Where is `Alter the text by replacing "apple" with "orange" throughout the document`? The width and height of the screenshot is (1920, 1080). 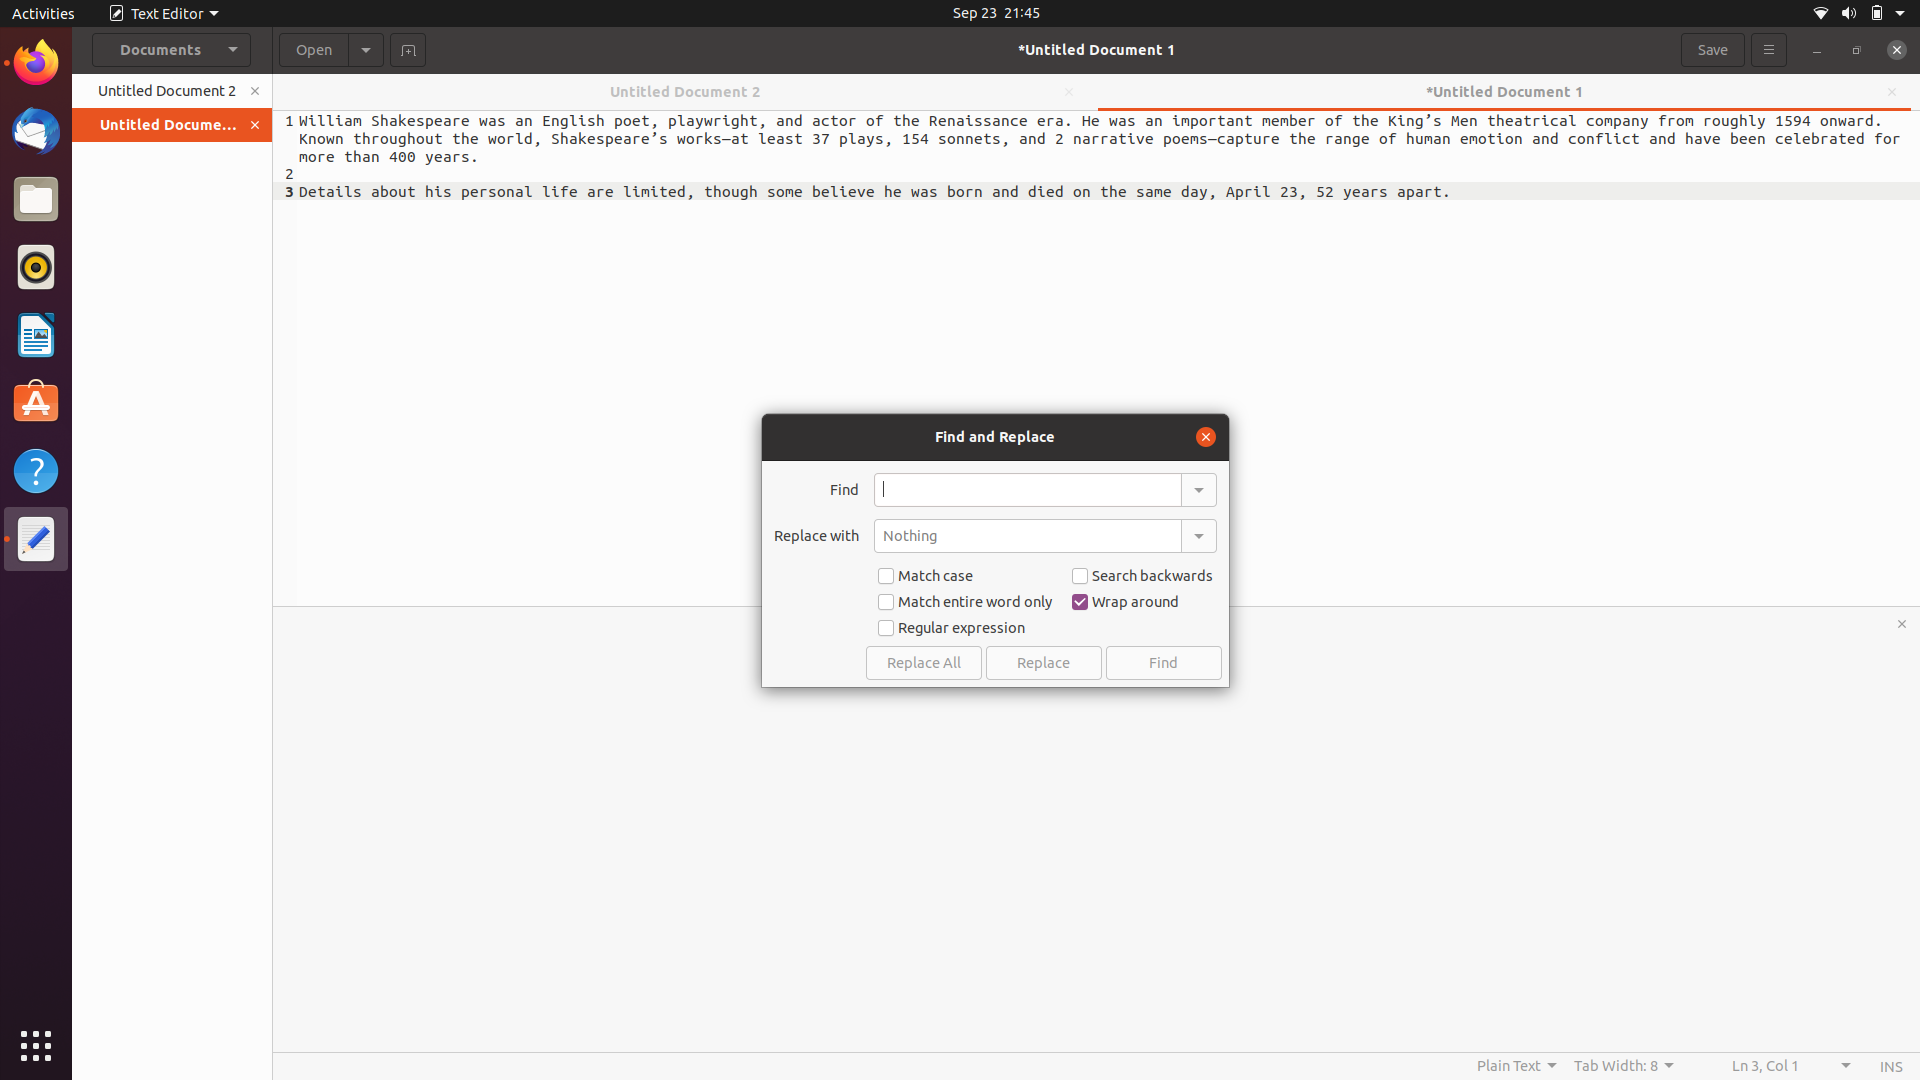 Alter the text by replacing "apple" with "orange" throughout the document is located at coordinates (1027, 489).